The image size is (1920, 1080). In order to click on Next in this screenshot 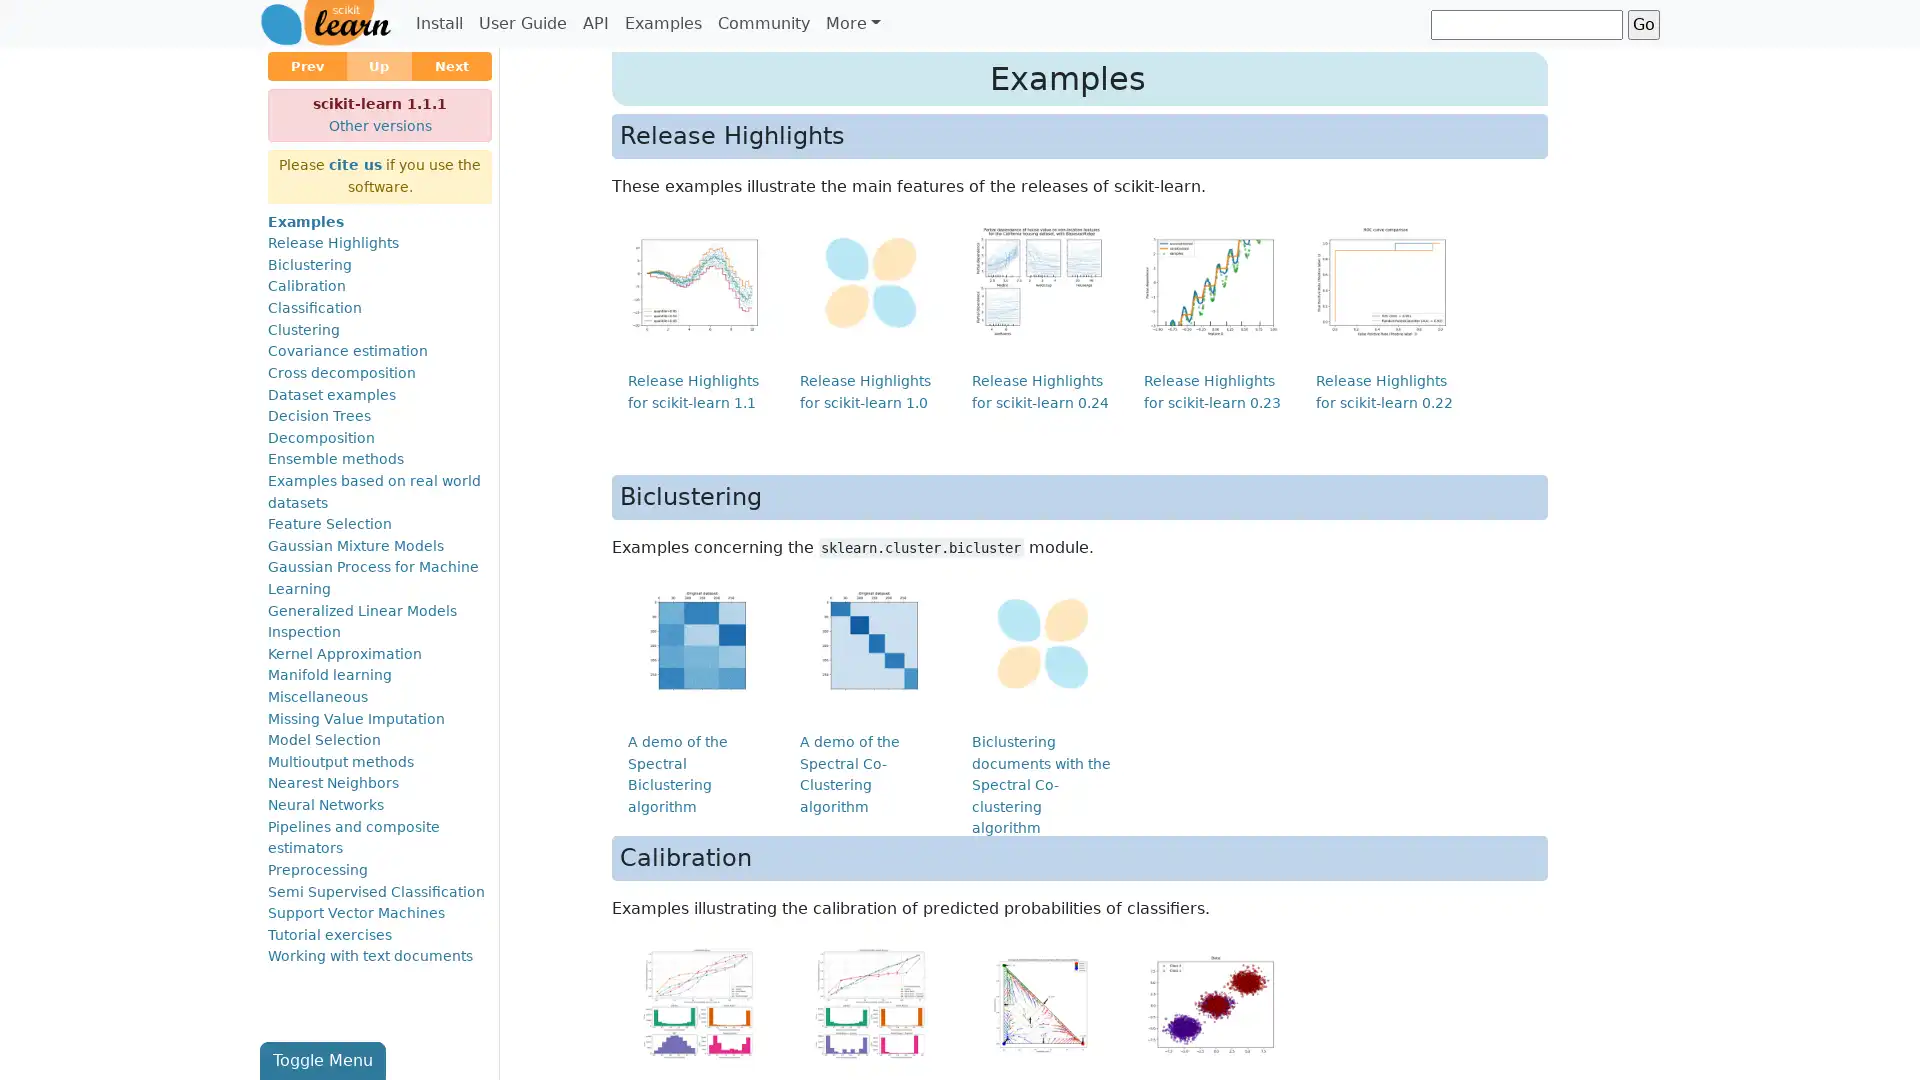, I will do `click(450, 65)`.